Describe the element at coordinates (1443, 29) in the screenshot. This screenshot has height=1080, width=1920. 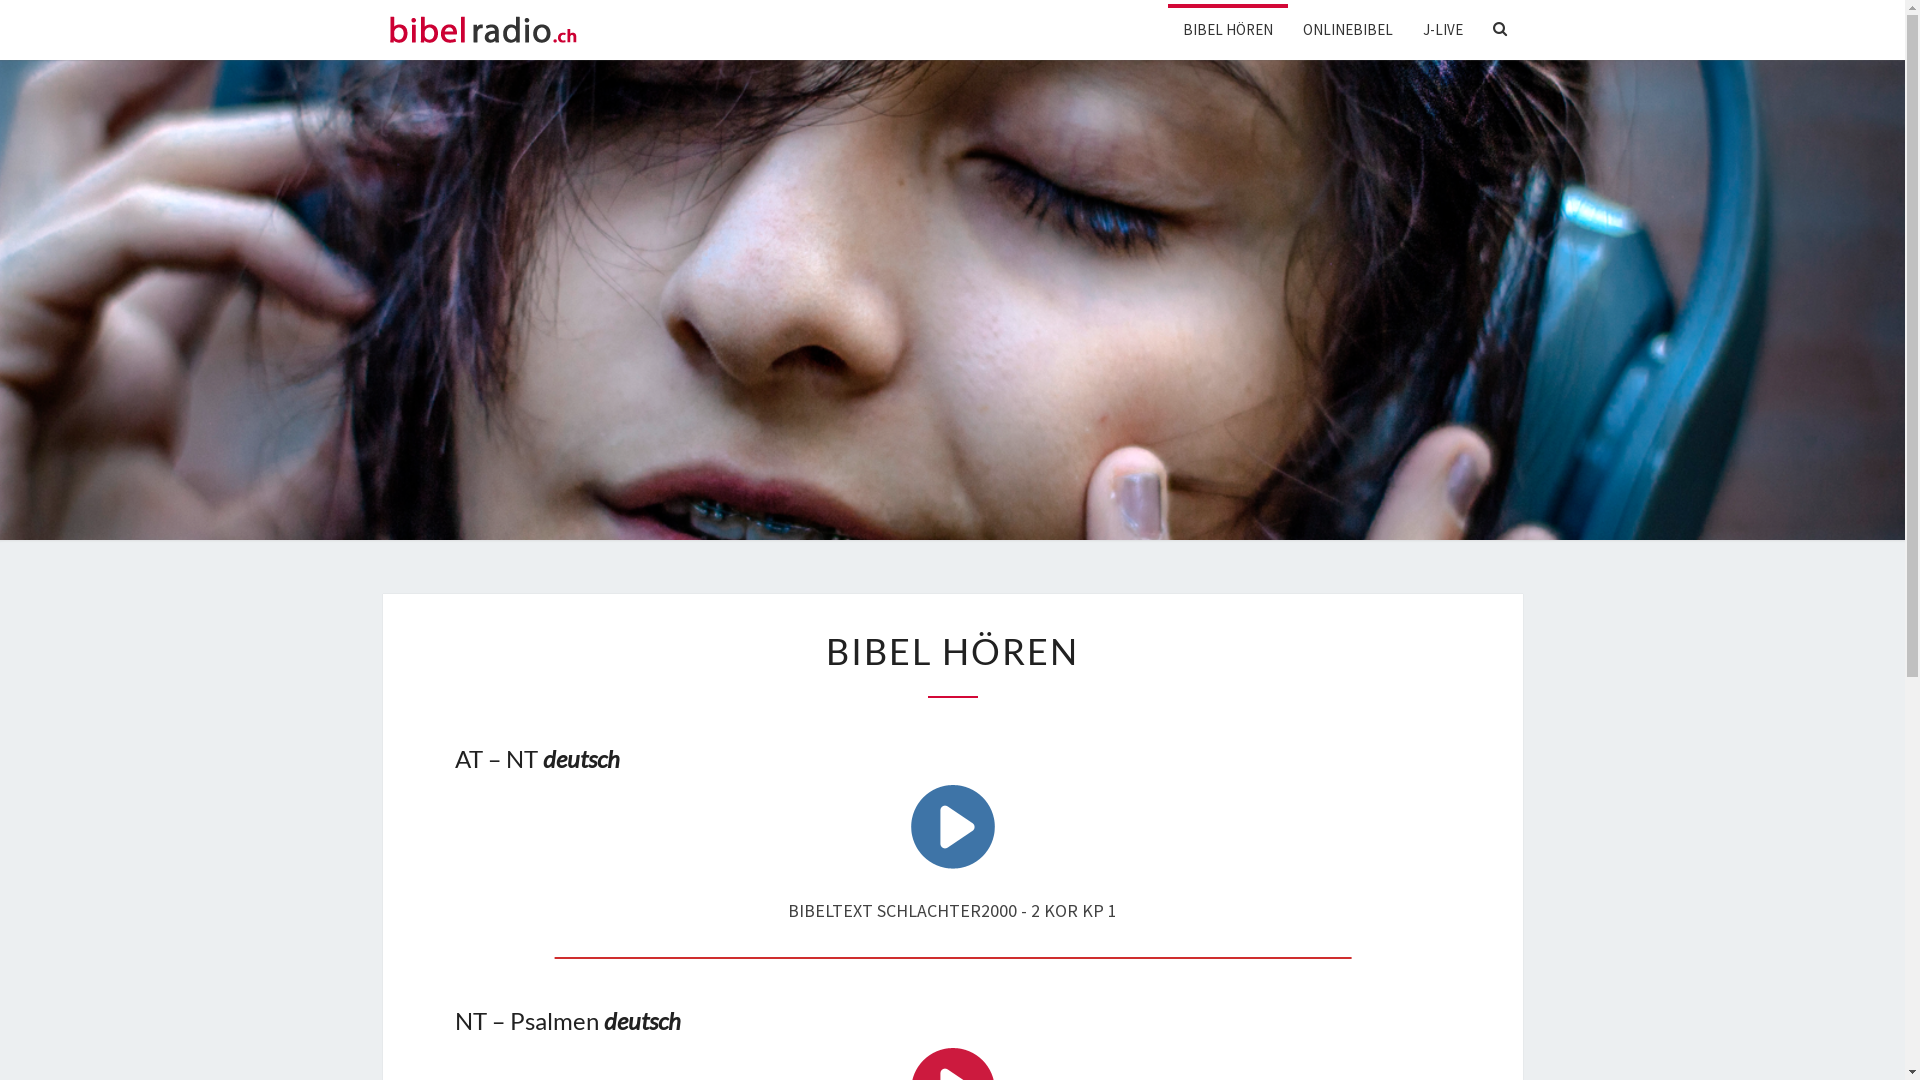
I see `'J-LIVE'` at that location.